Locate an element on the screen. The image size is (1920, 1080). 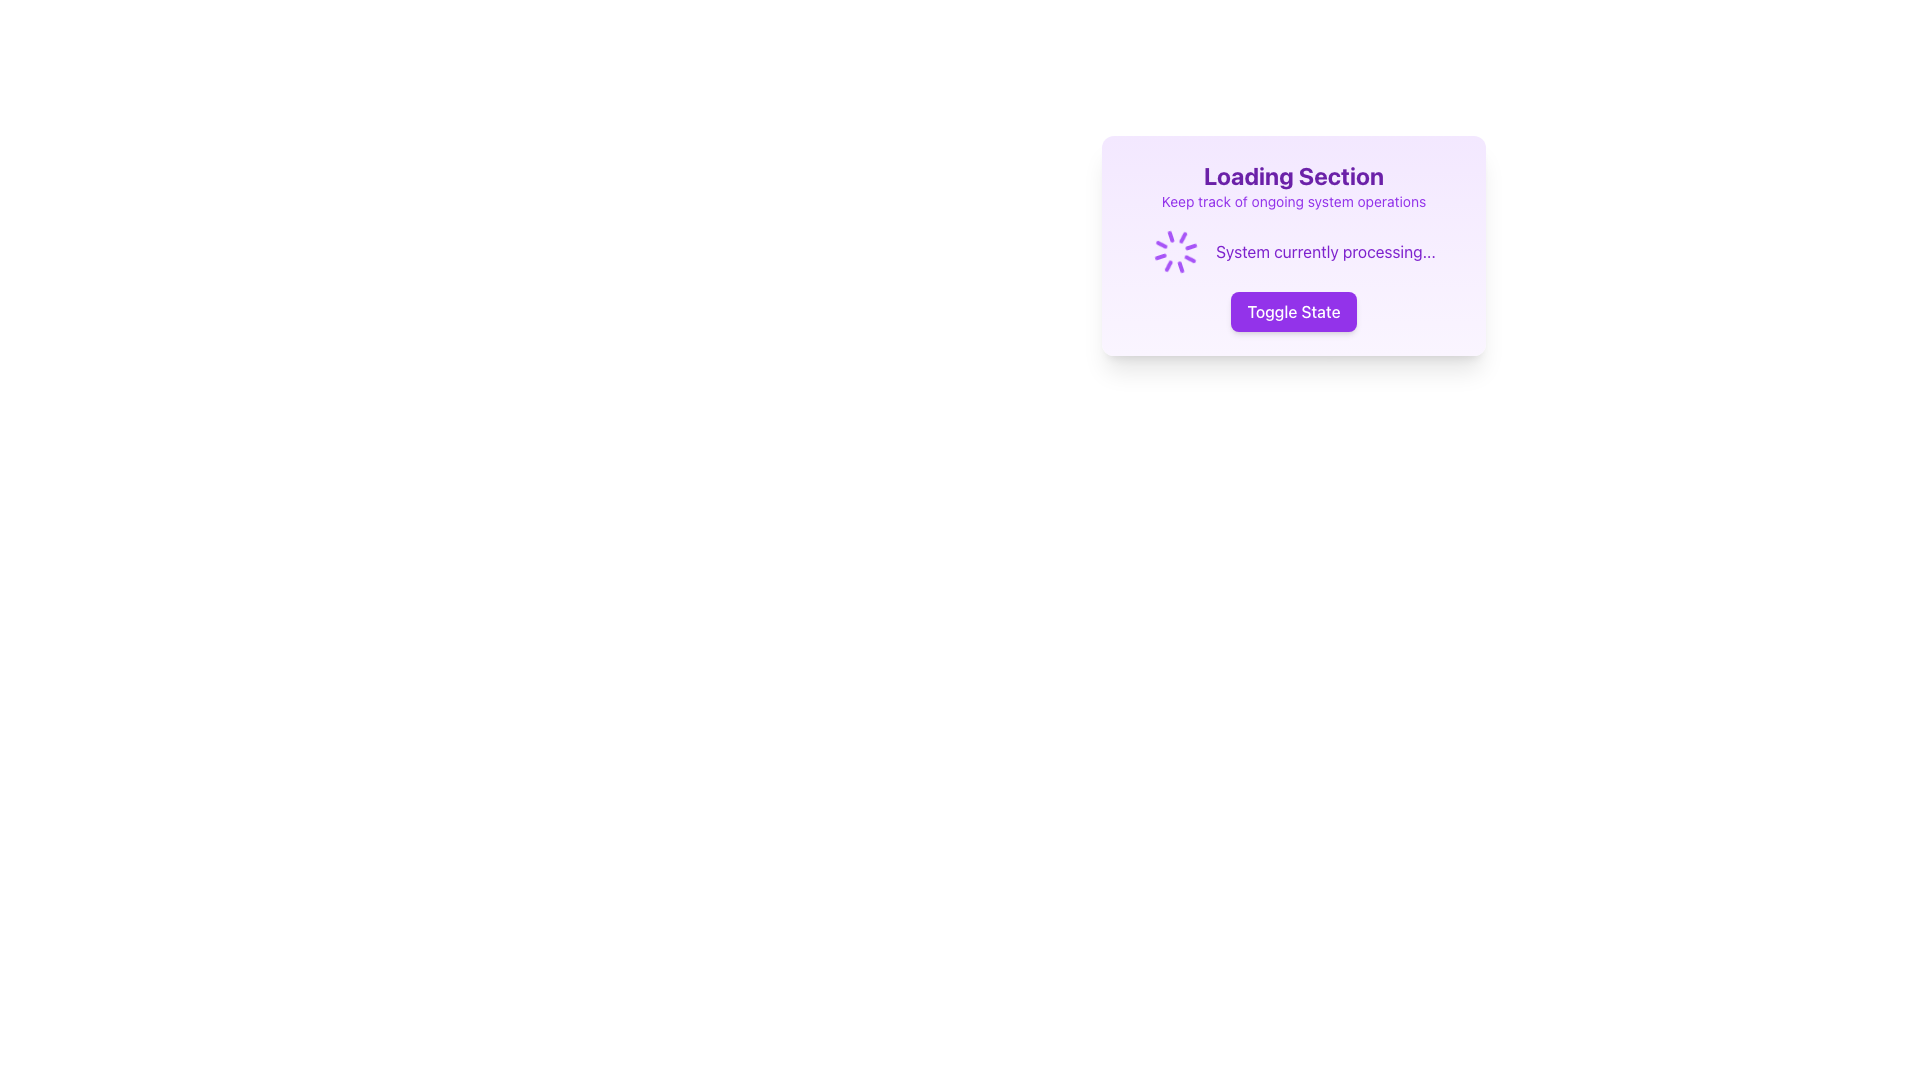
text displayed in the section header of the card that indicates monitoring ongoing system operations, located at the top-center of the interface is located at coordinates (1294, 185).